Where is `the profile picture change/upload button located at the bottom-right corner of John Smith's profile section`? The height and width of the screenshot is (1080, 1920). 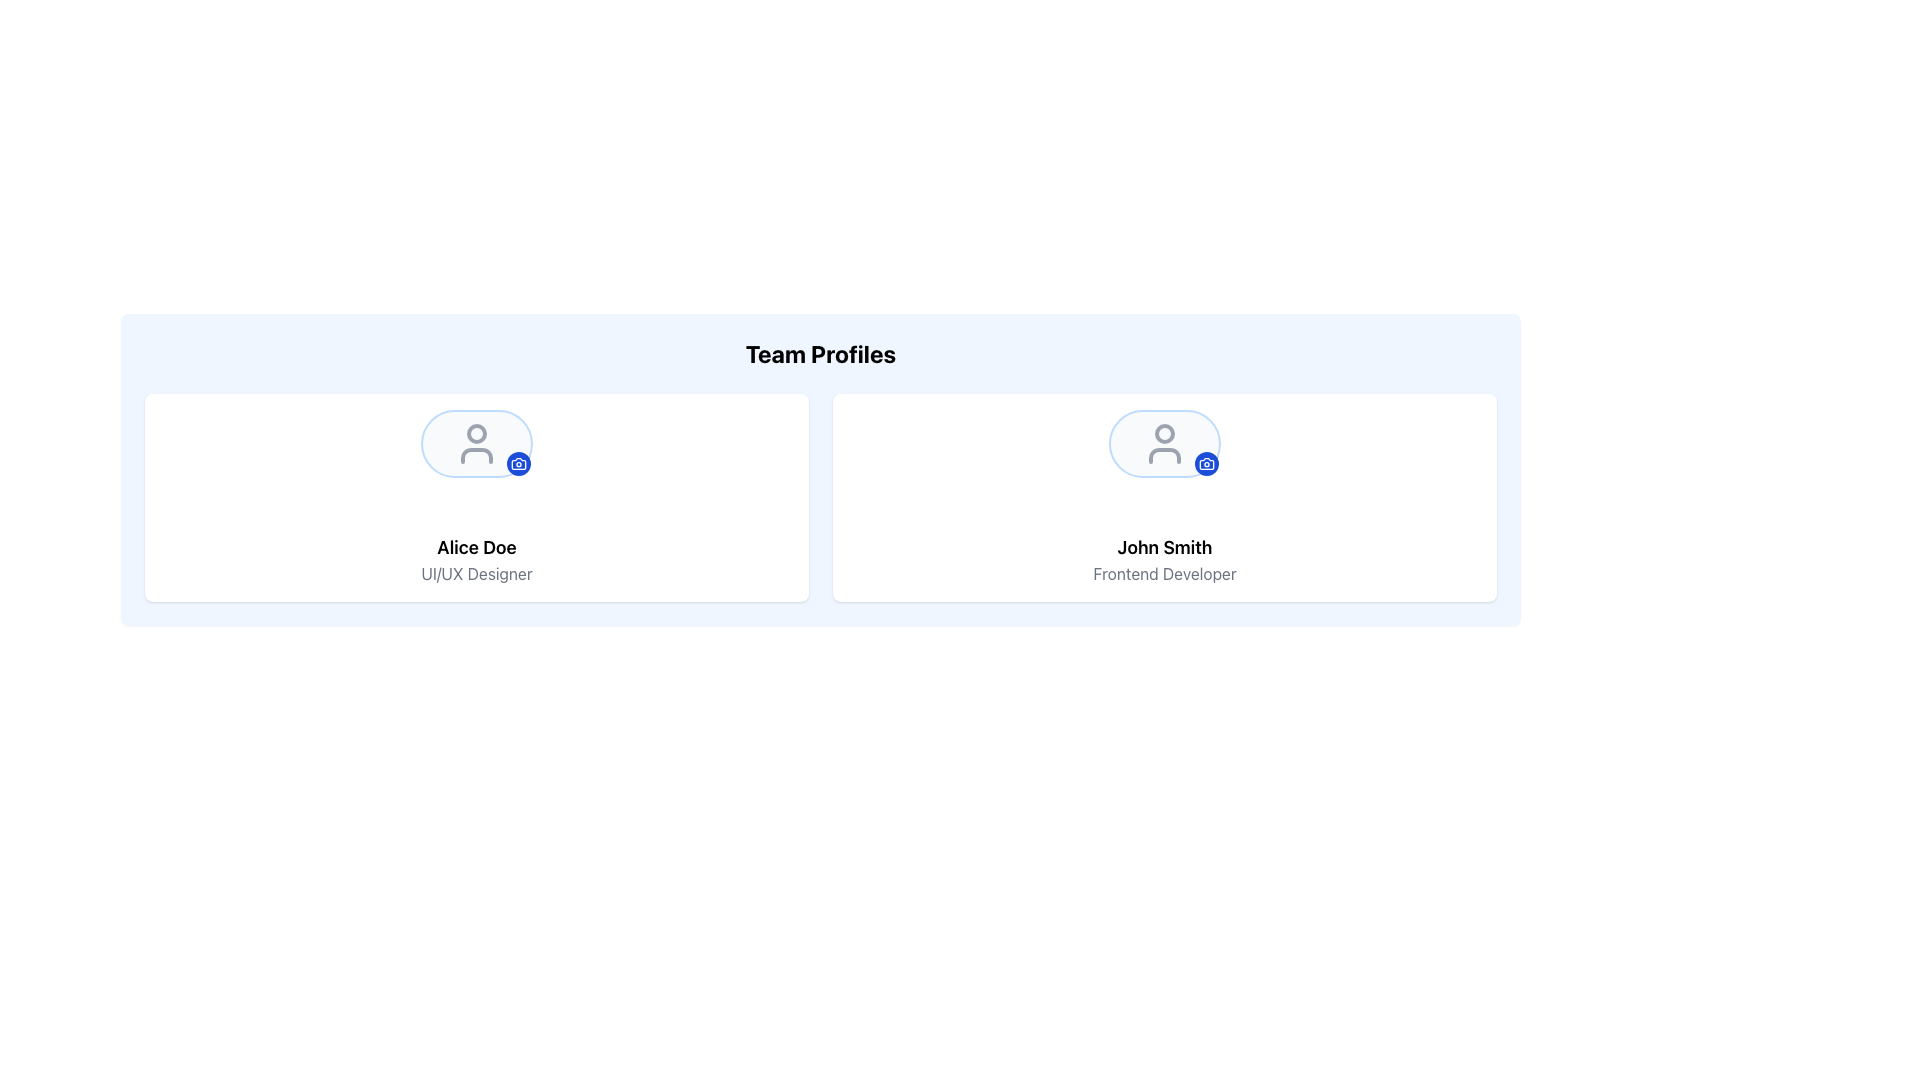
the profile picture change/upload button located at the bottom-right corner of John Smith's profile section is located at coordinates (1205, 463).